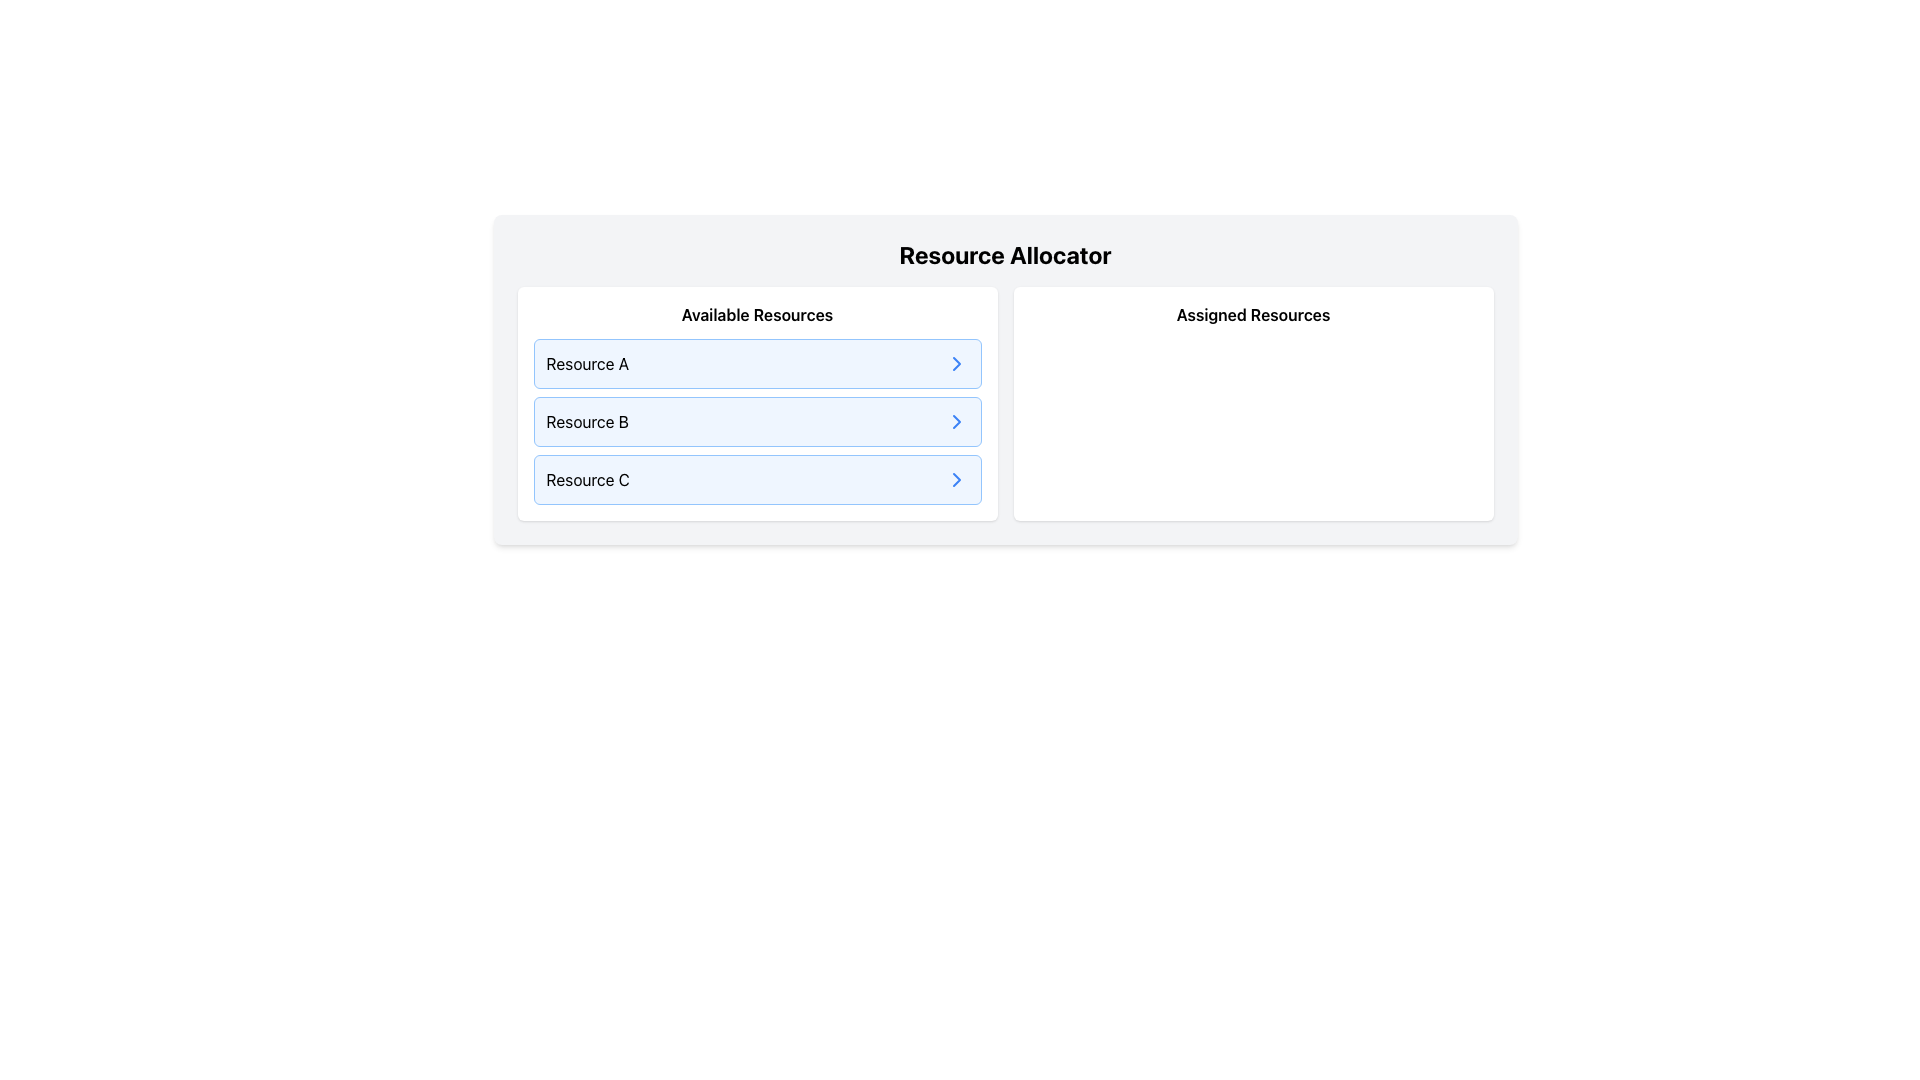 The height and width of the screenshot is (1080, 1920). I want to click on the rightmost icon in the 'Resource A' row of the 'Available Resources' section, which indicates navigation or action related to 'Resource A', so click(955, 363).